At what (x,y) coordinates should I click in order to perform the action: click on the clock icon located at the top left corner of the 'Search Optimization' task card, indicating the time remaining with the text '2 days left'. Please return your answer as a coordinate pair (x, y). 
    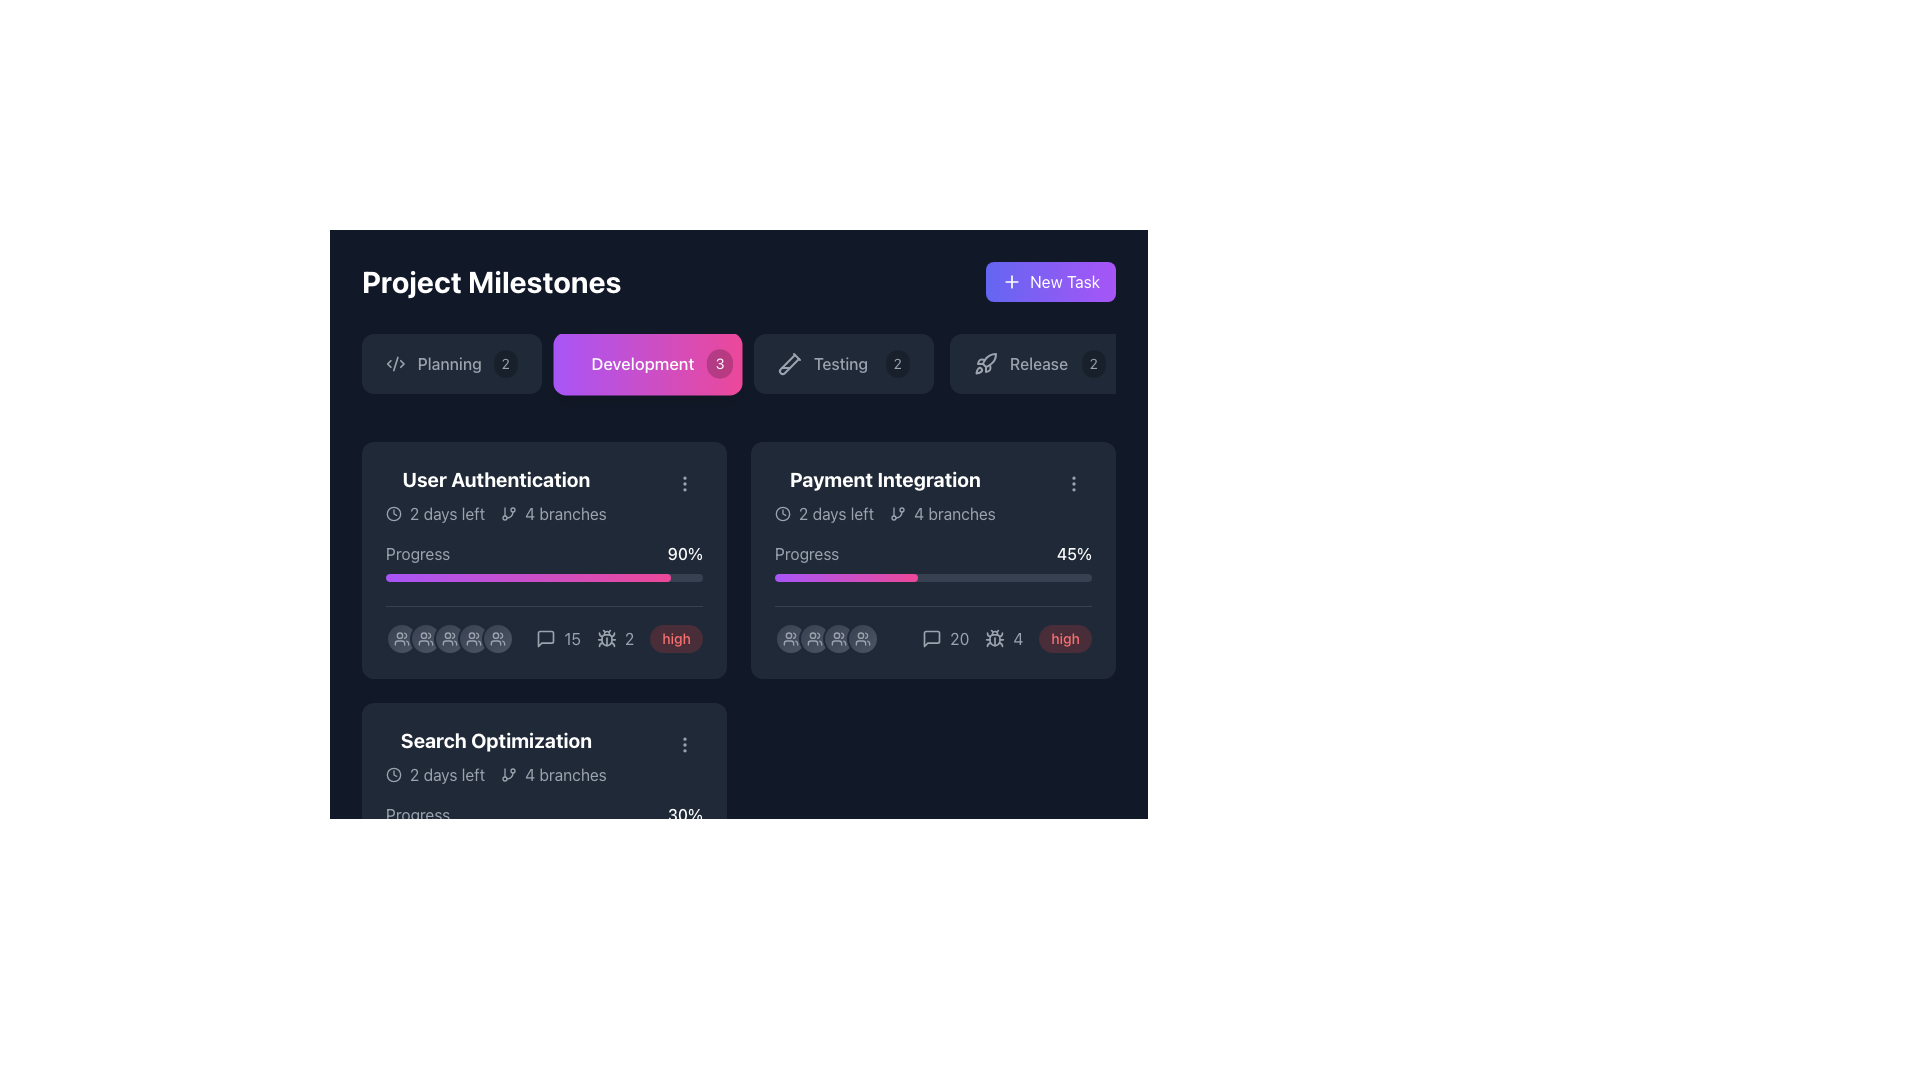
    Looking at the image, I should click on (393, 774).